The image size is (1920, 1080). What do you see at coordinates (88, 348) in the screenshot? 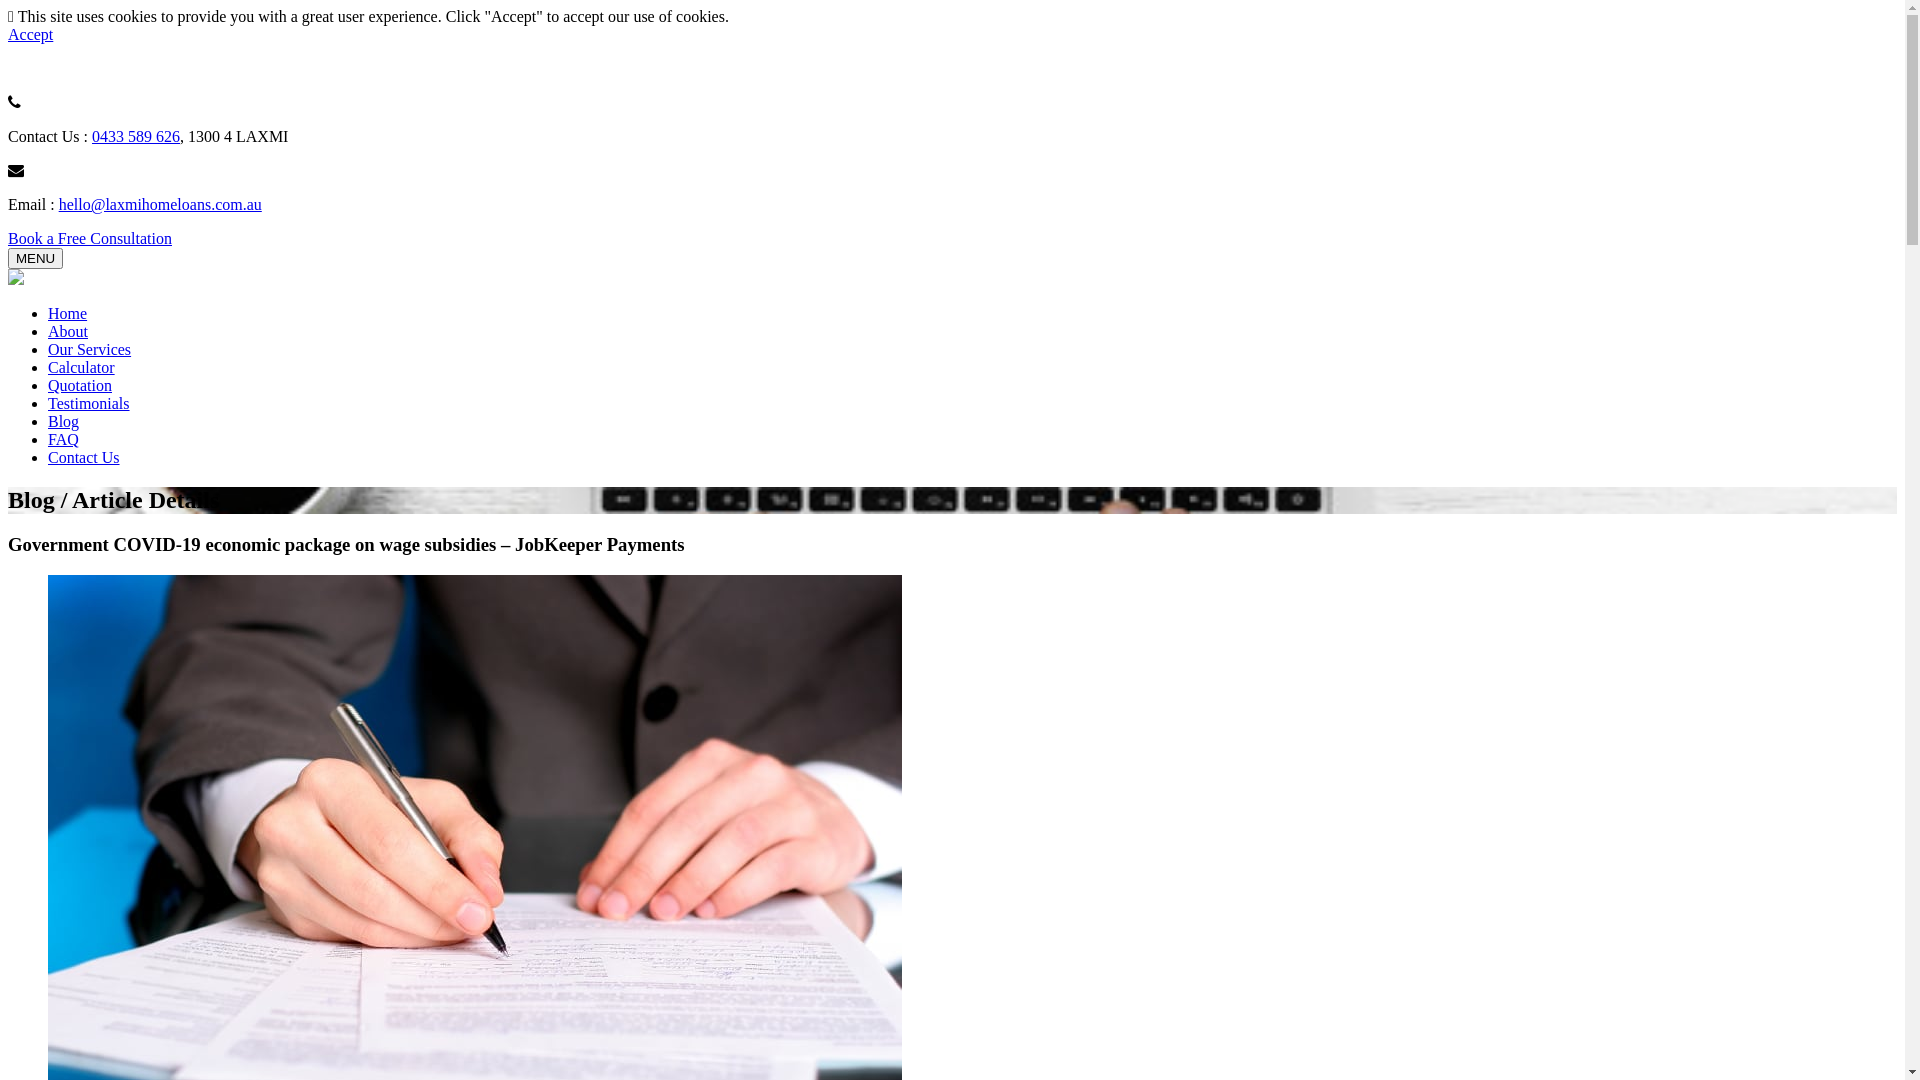
I see `'Our Services'` at bounding box center [88, 348].